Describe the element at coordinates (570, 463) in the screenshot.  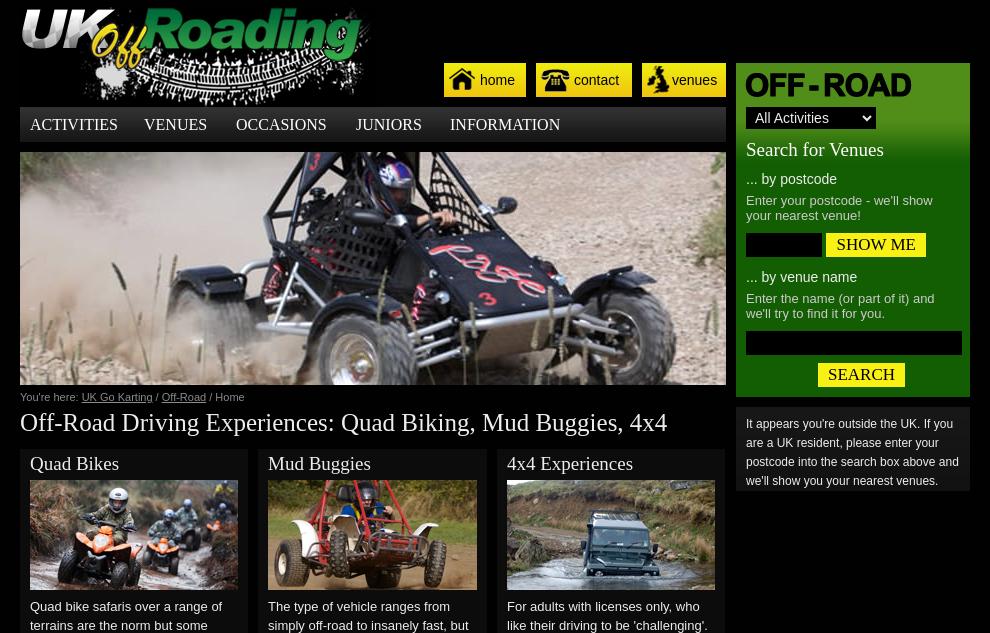
I see `'4x4 Experiences'` at that location.